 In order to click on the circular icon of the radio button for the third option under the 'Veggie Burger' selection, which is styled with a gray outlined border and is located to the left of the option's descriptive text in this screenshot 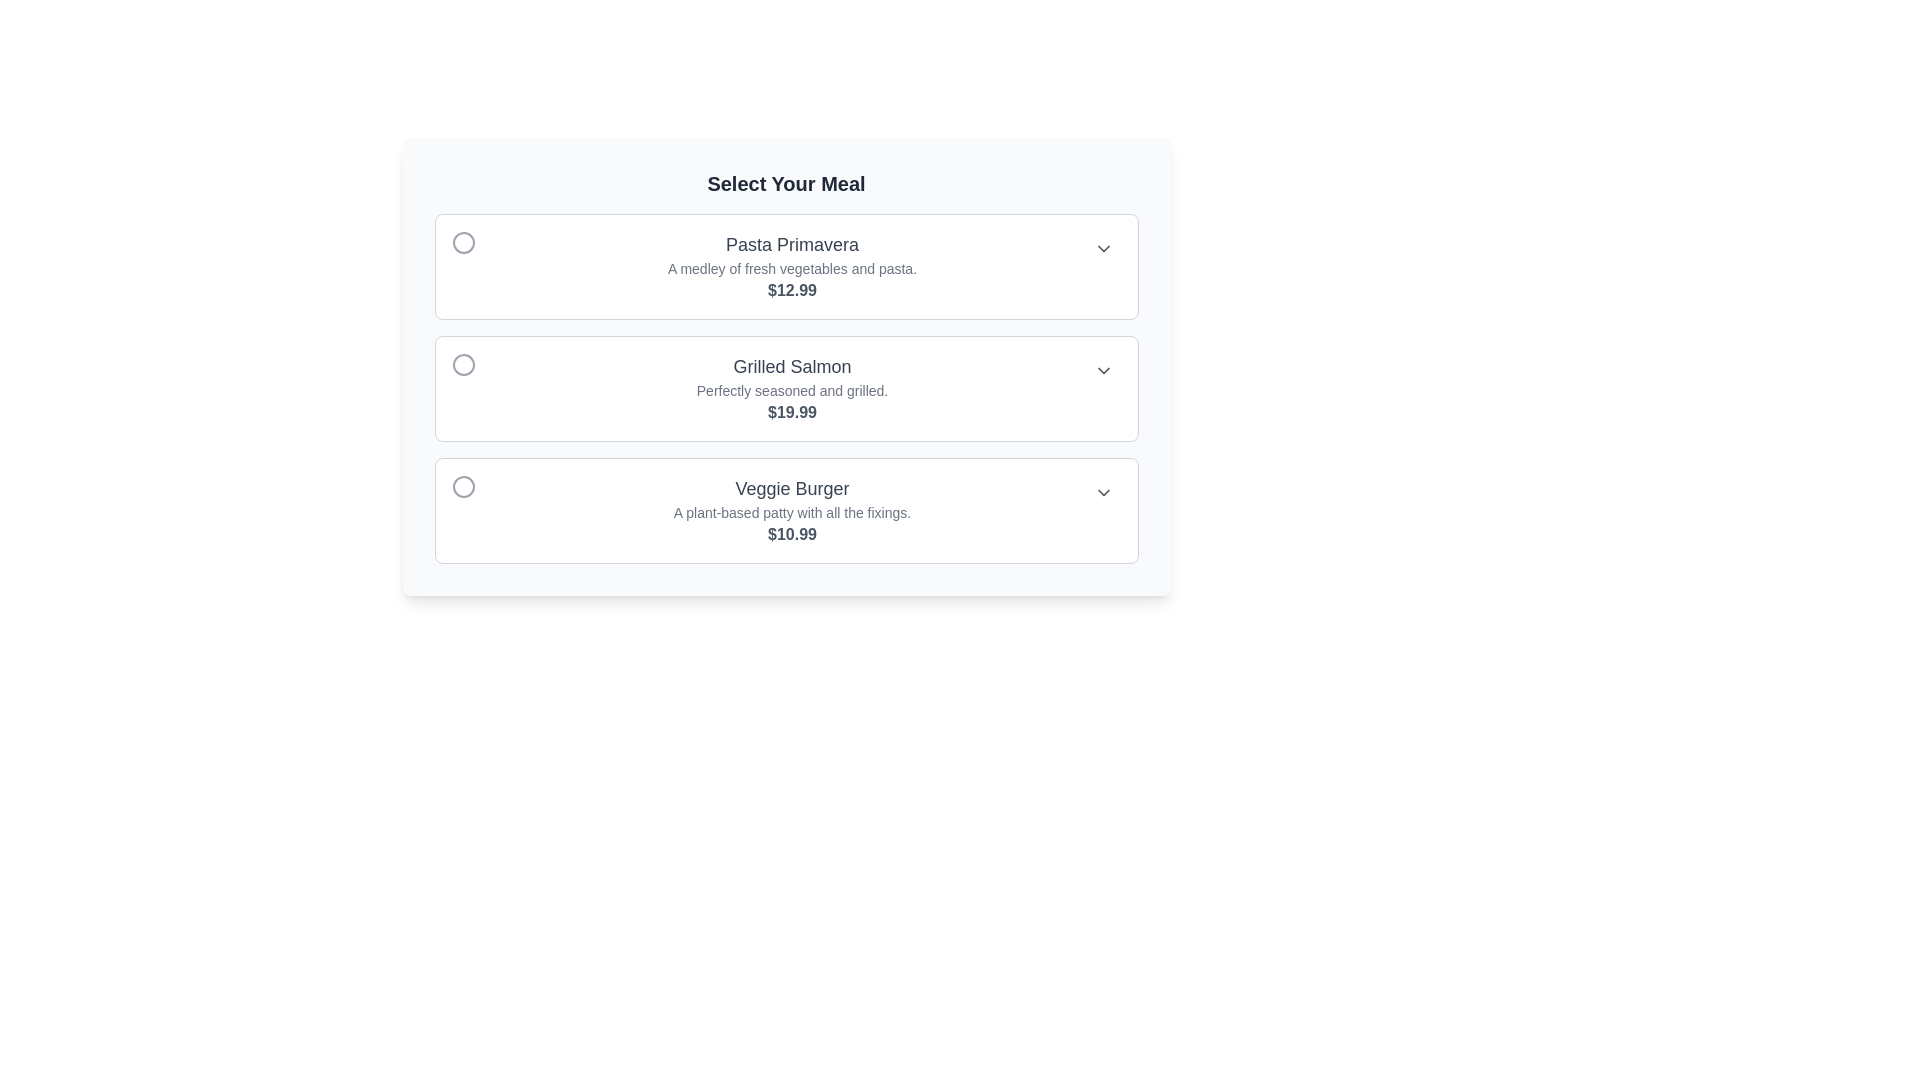, I will do `click(462, 486)`.